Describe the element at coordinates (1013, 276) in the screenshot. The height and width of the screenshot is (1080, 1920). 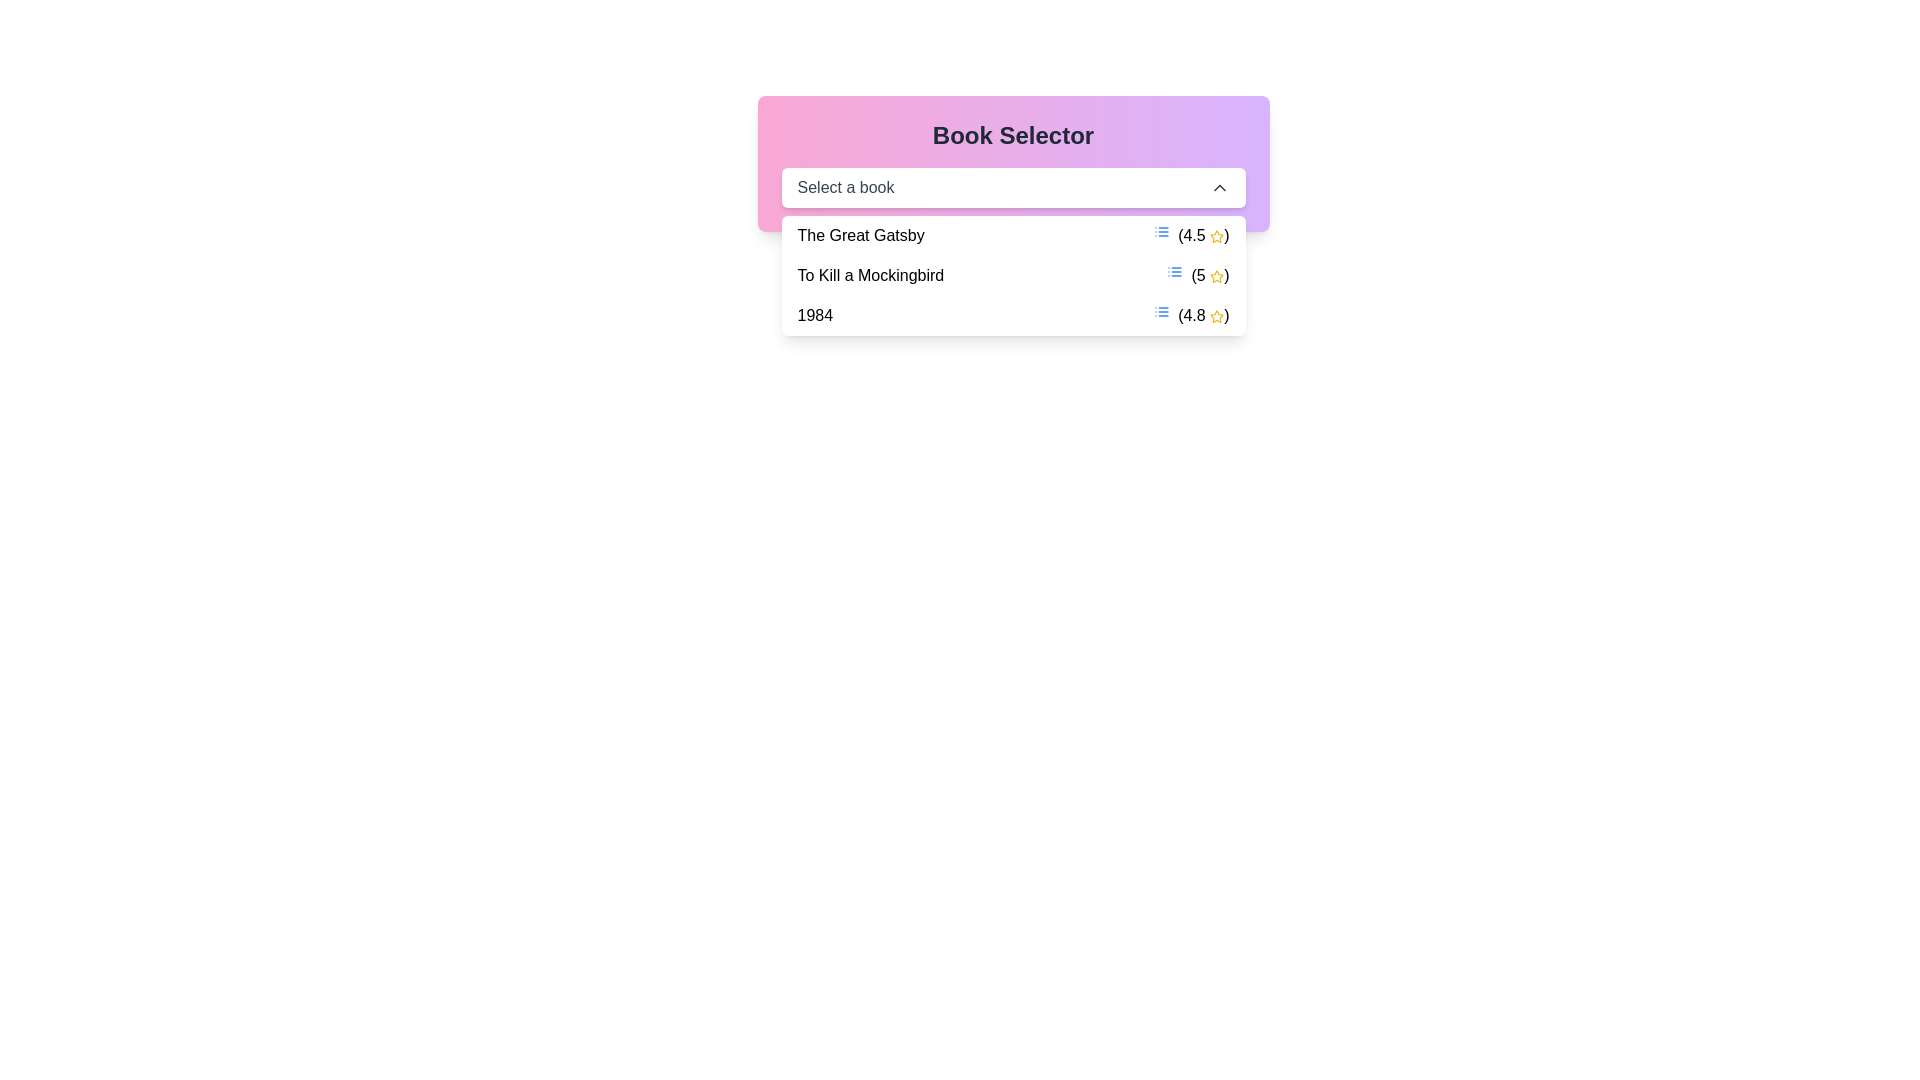
I see `the book item in the dropdown list, which appears below the 'Select a book' dropdown button` at that location.